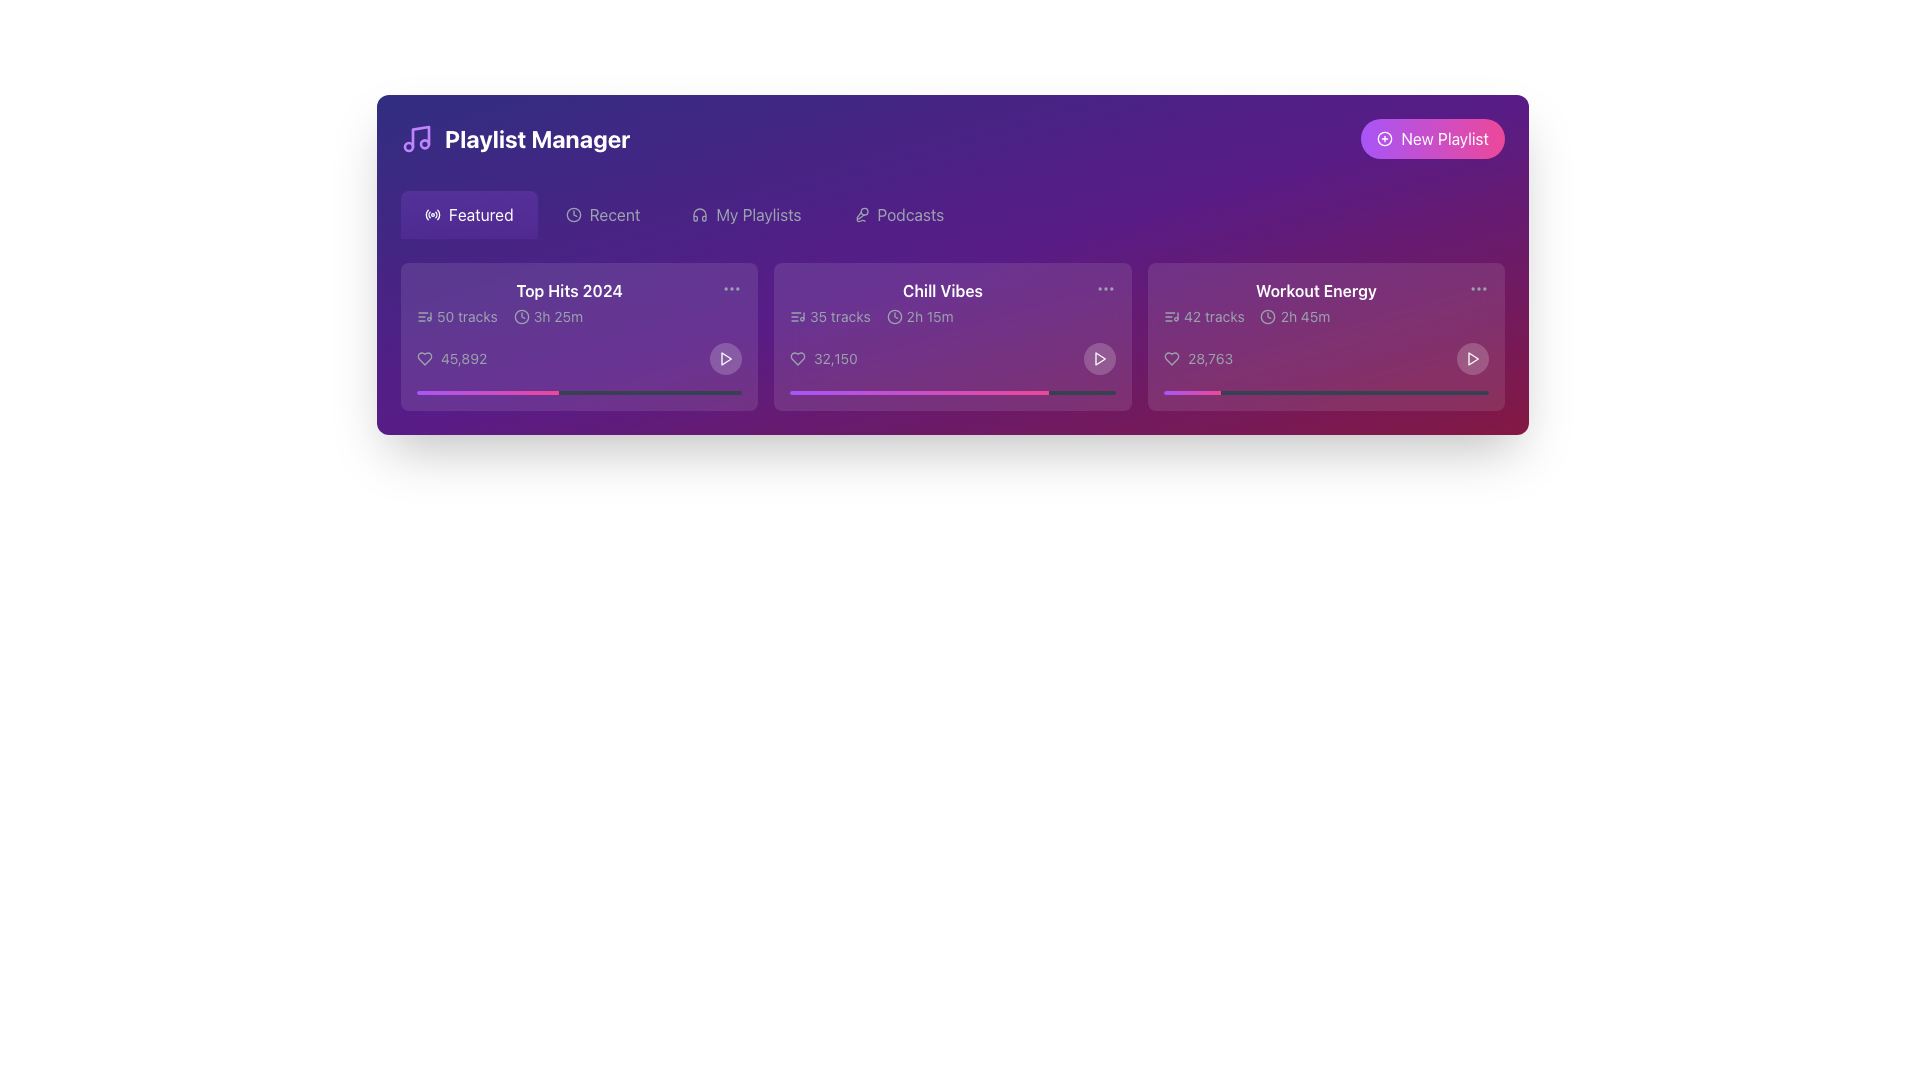  Describe the element at coordinates (537, 137) in the screenshot. I see `the static text label indicating the 'Playlist Manager' module, which is positioned in the top left section of the interface` at that location.